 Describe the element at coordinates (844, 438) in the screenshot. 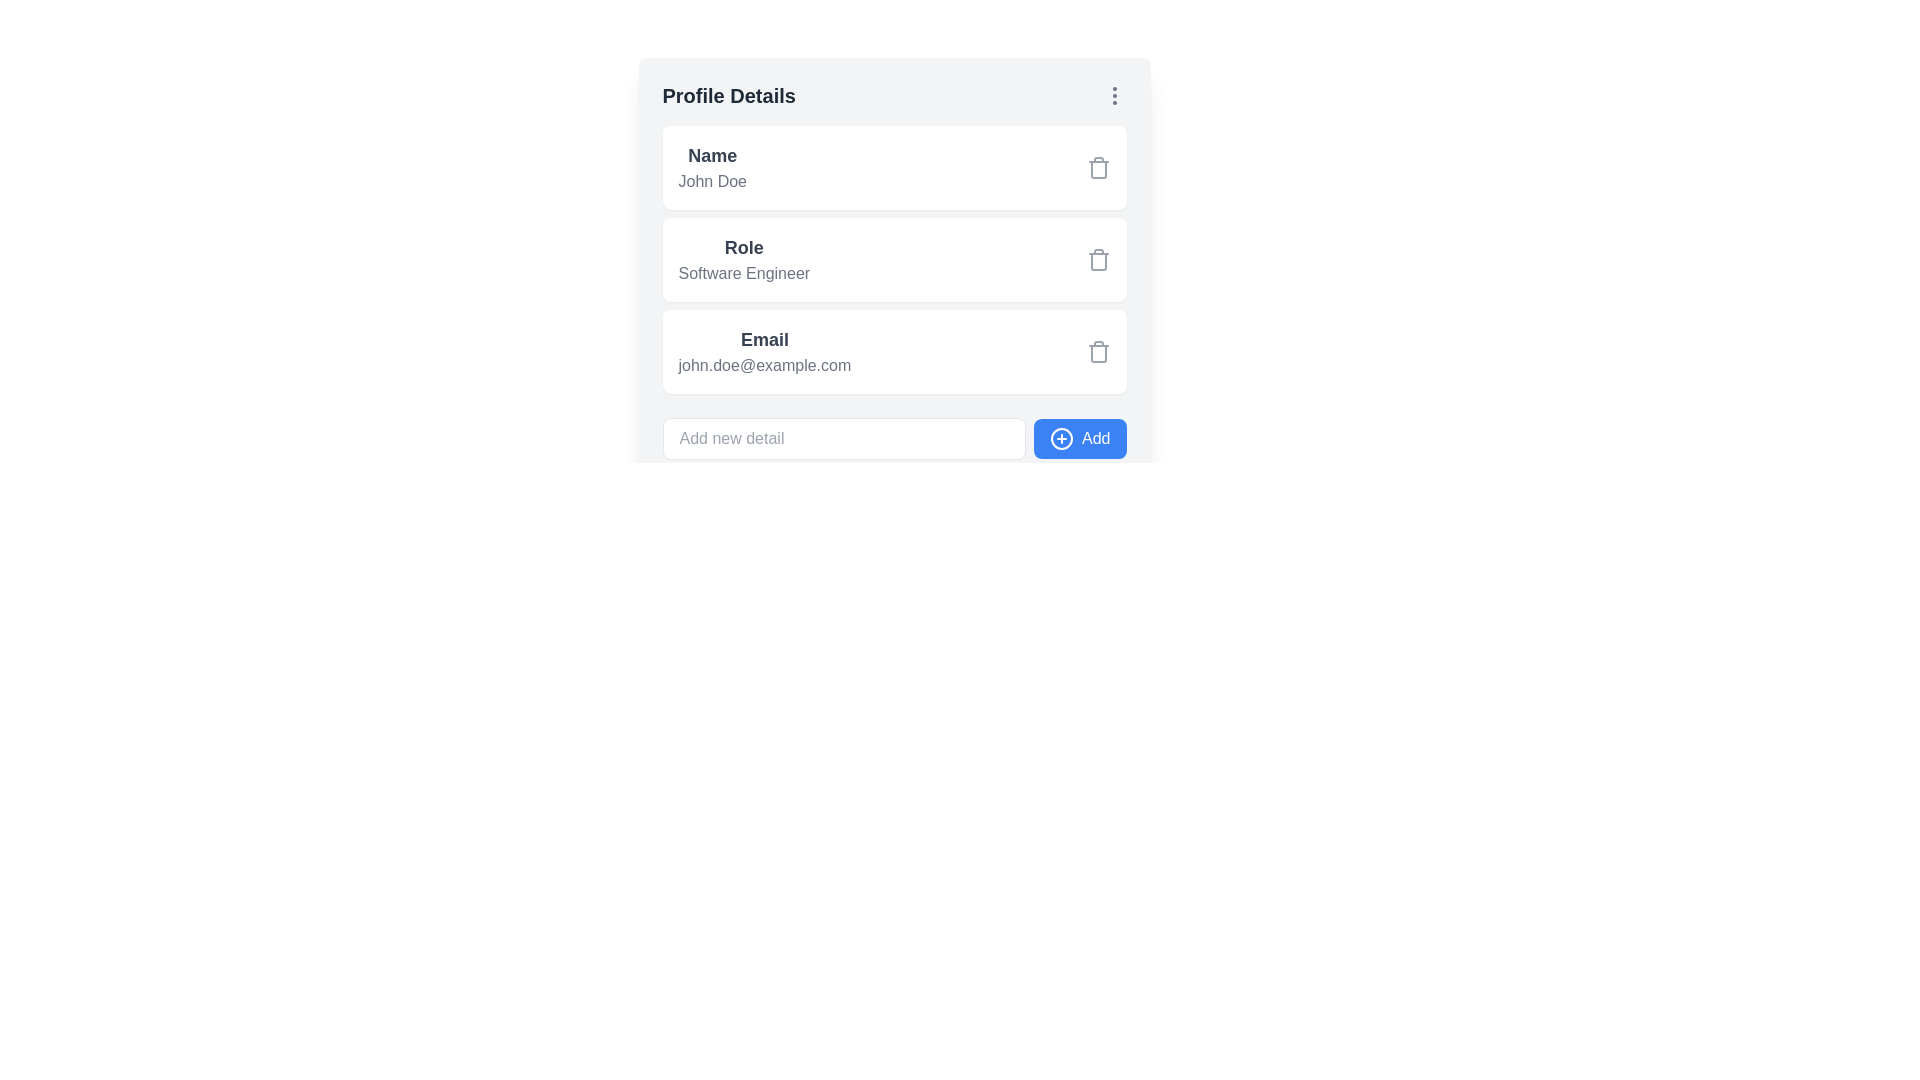

I see `to select any existing text in the input field styled with a rounded border beneath the 'Profile Details' section` at that location.